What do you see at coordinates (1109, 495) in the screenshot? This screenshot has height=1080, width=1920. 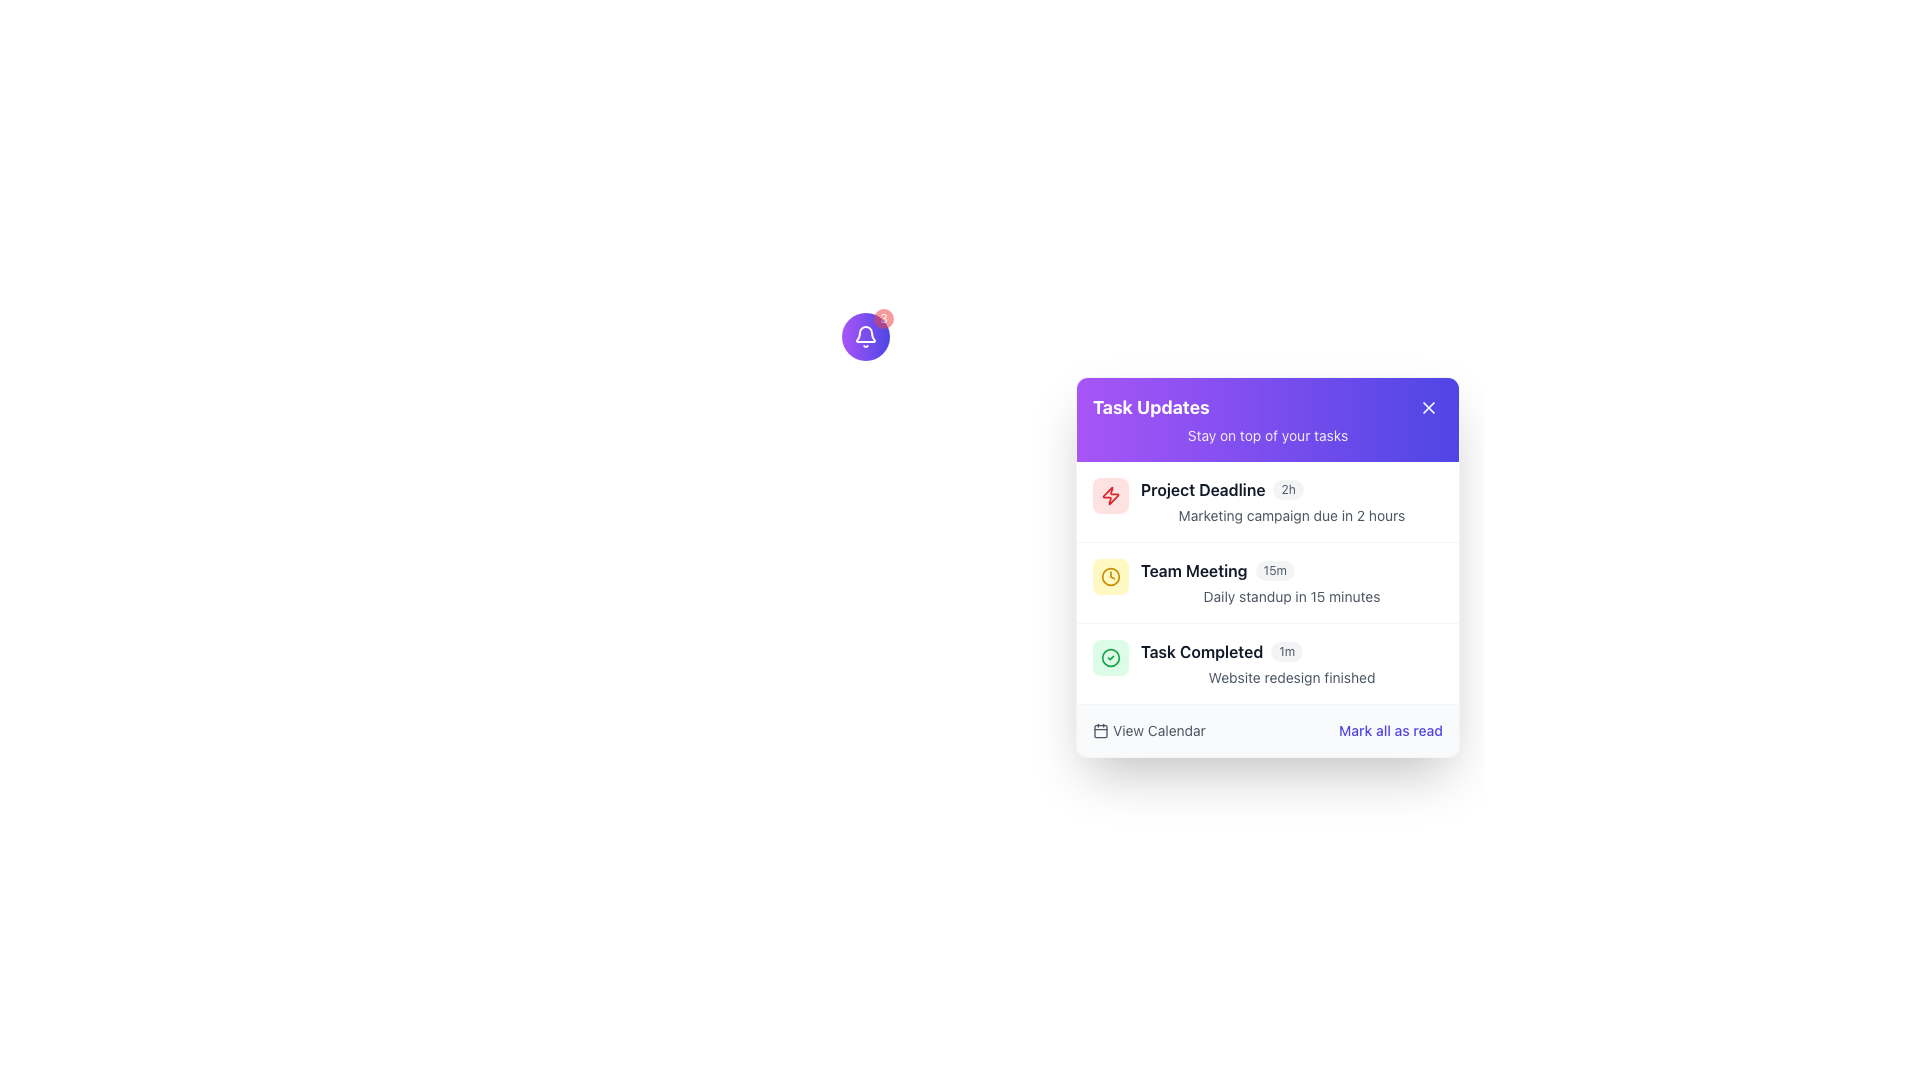 I see `the lightning bolt icon embedded within the SVG element, which is a non-interactive feature related to speed or energy, located slightly above and to the left of the main notification panel` at bounding box center [1109, 495].